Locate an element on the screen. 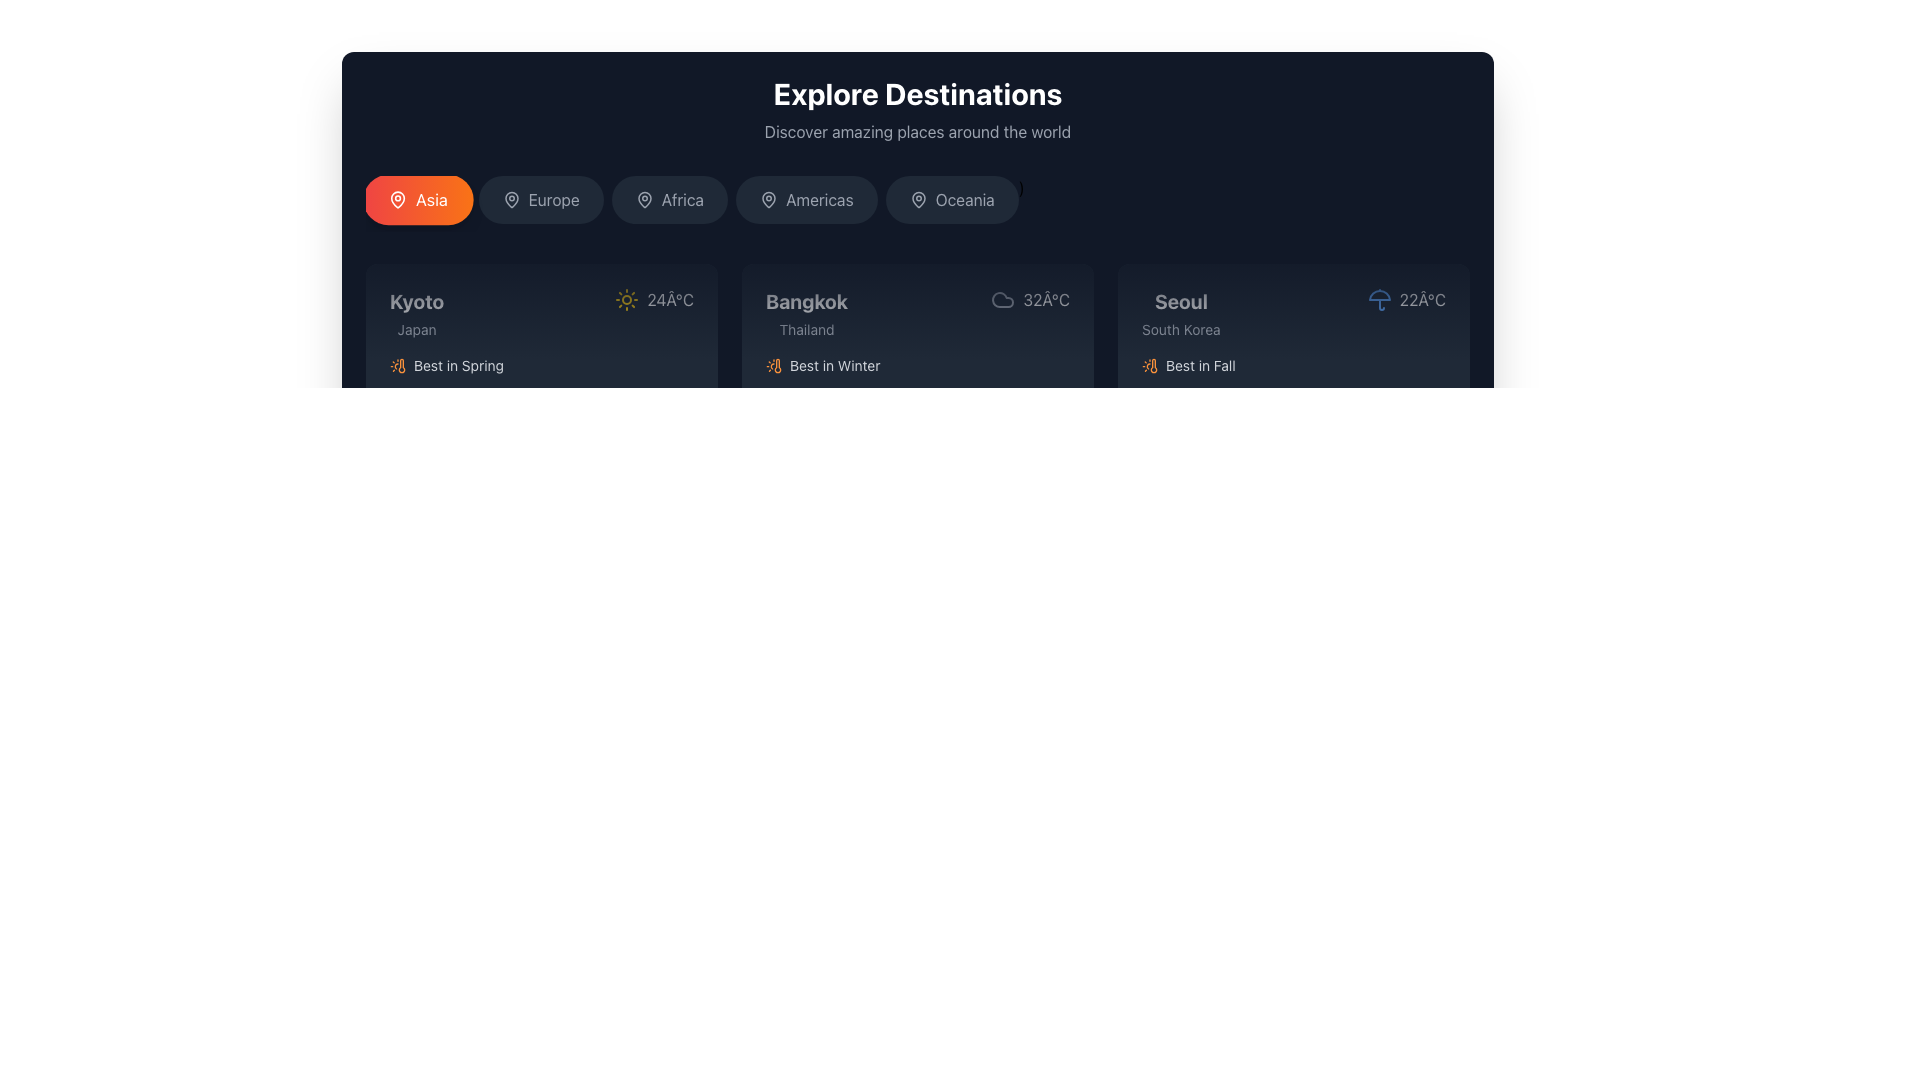  the text label displaying '22Â°C', styled in white, located to the right of the umbrella icon in the 'Seoul' weather card is located at coordinates (1421, 300).